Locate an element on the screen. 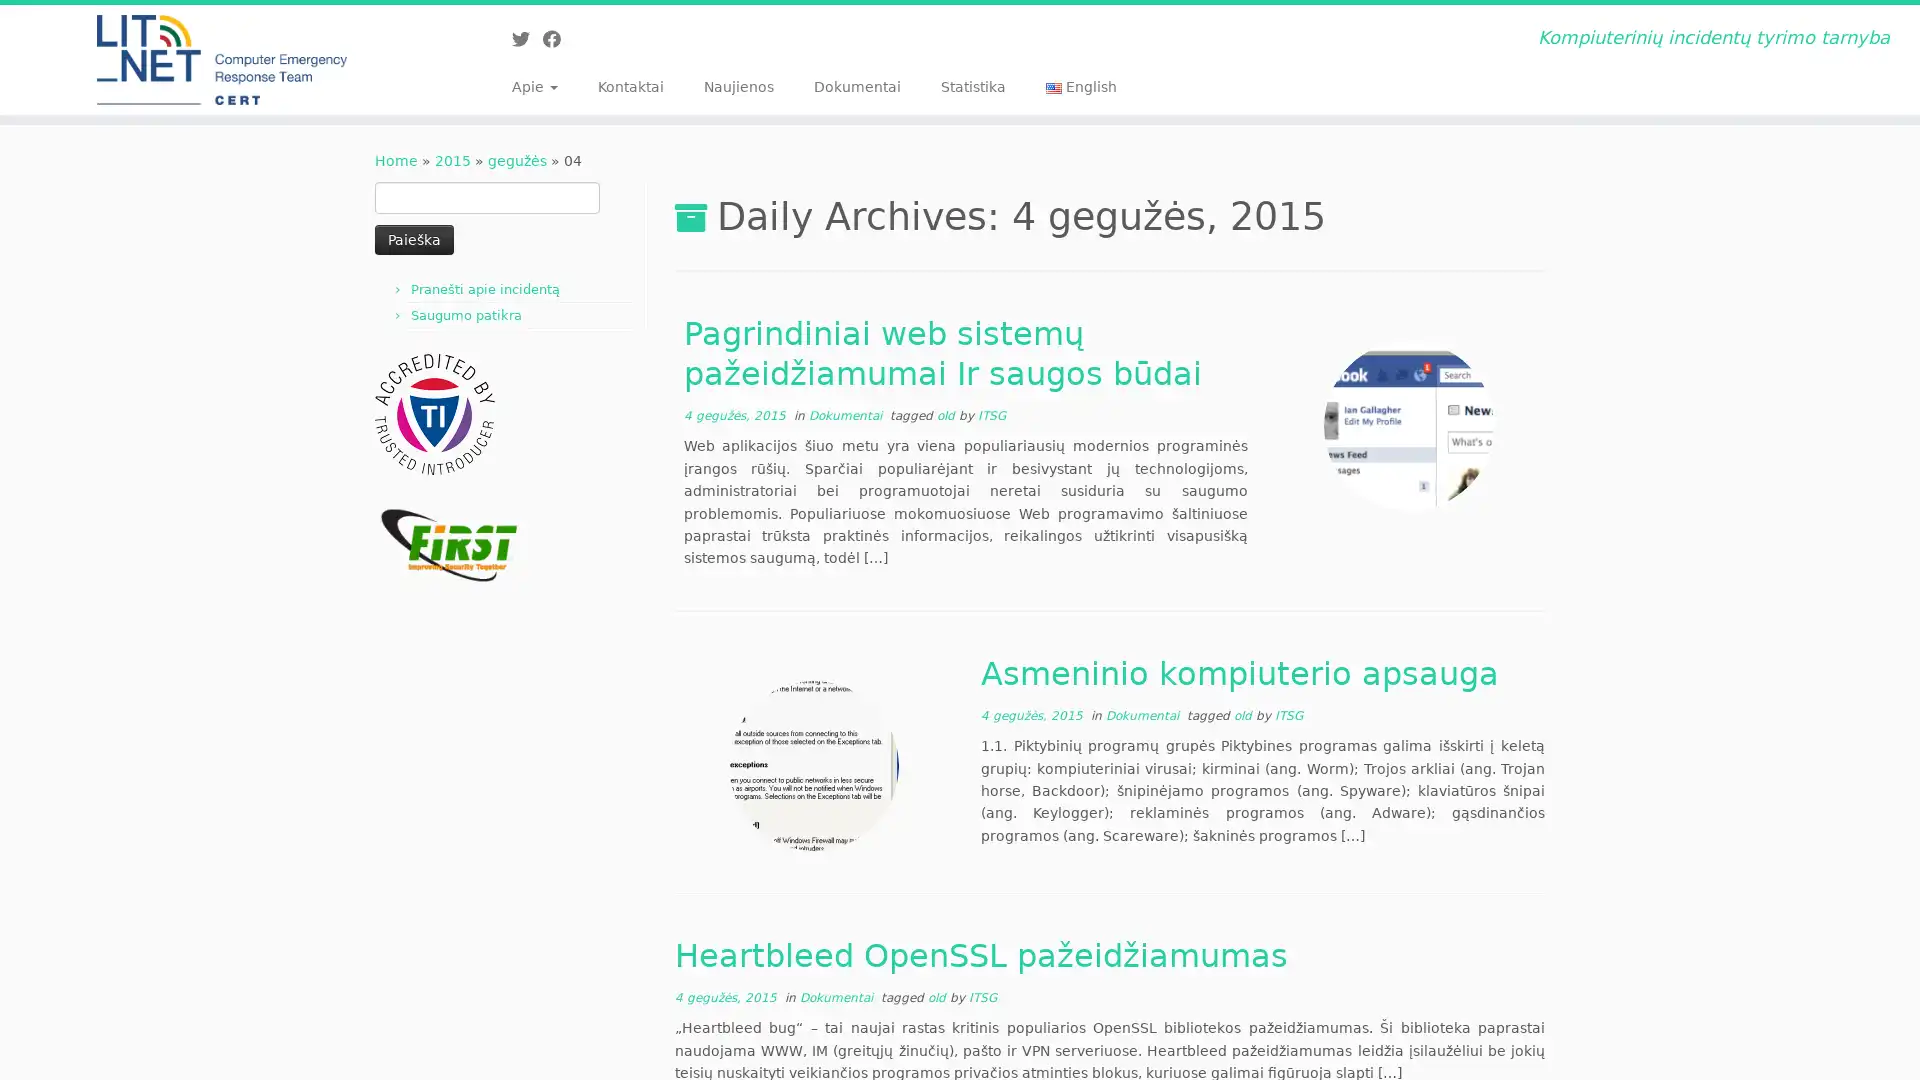  Paieska is located at coordinates (413, 238).